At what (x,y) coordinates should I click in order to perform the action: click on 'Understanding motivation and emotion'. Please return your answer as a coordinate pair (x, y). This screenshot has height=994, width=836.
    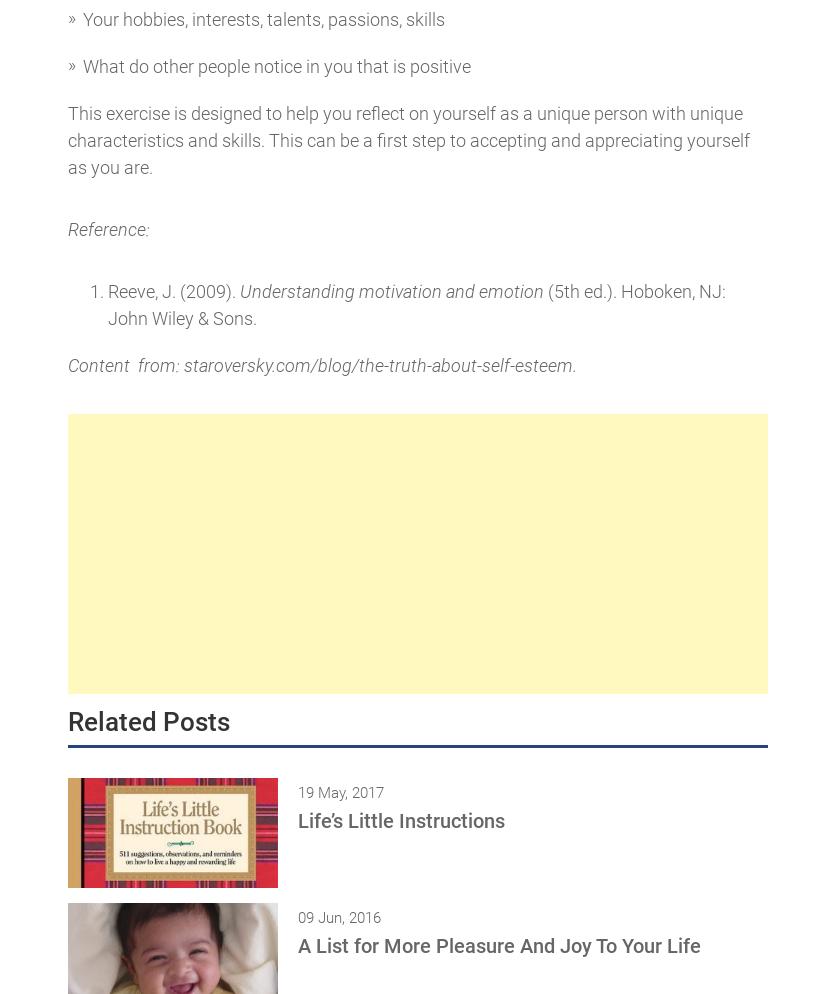
    Looking at the image, I should click on (391, 291).